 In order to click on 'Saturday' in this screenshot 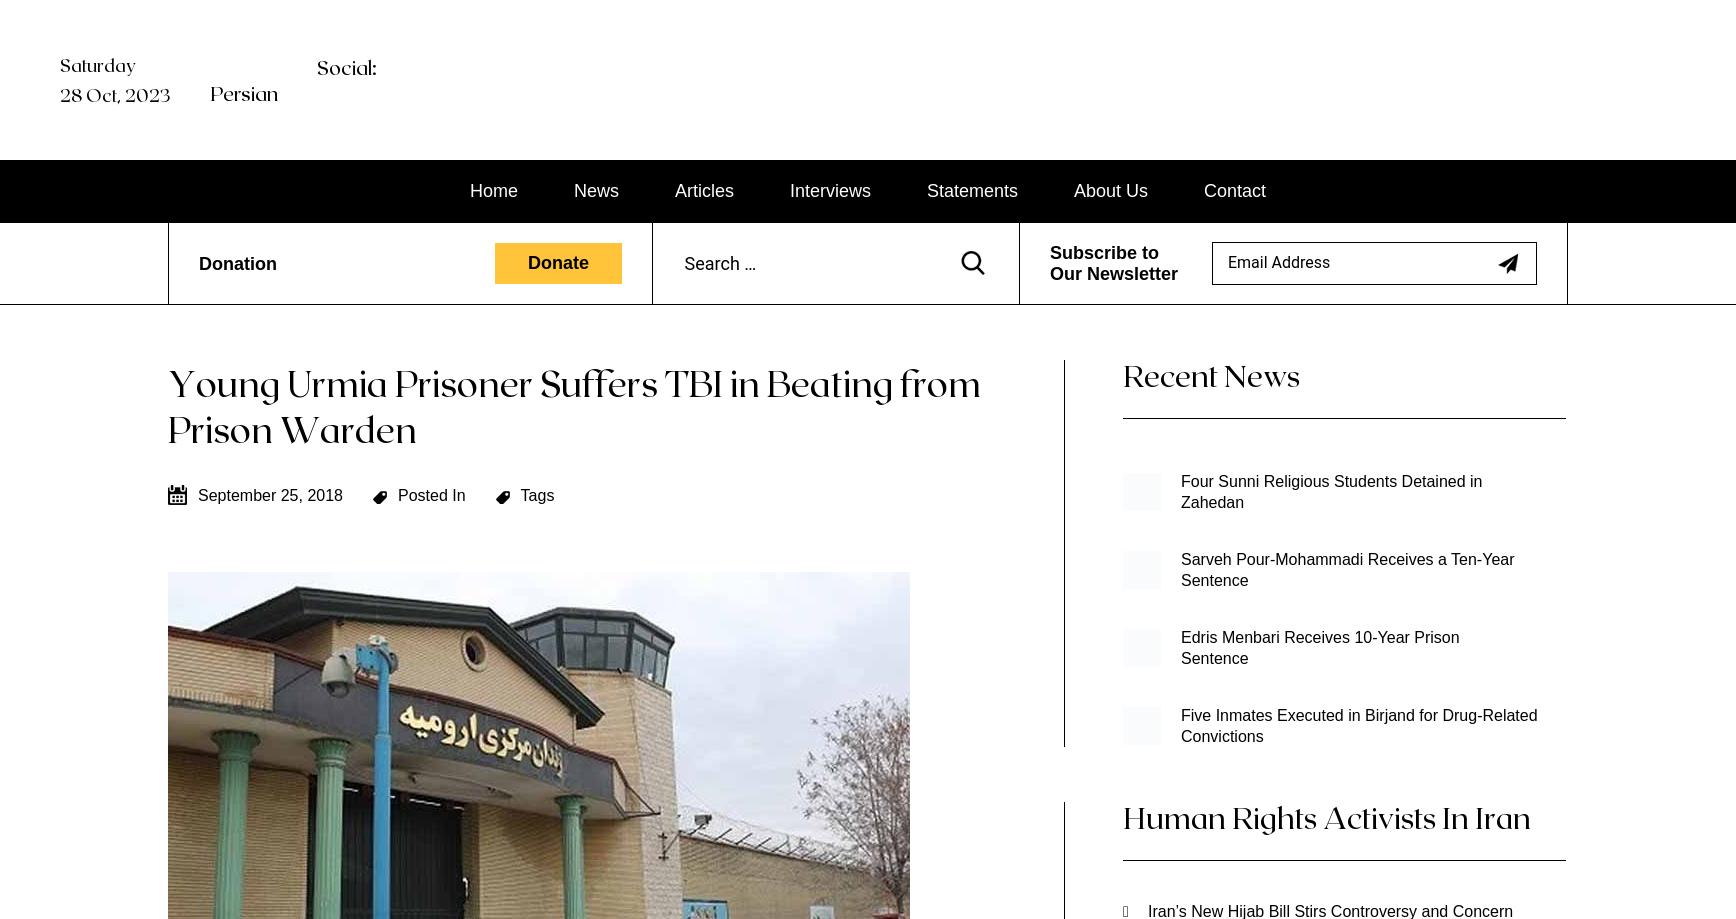, I will do `click(98, 64)`.